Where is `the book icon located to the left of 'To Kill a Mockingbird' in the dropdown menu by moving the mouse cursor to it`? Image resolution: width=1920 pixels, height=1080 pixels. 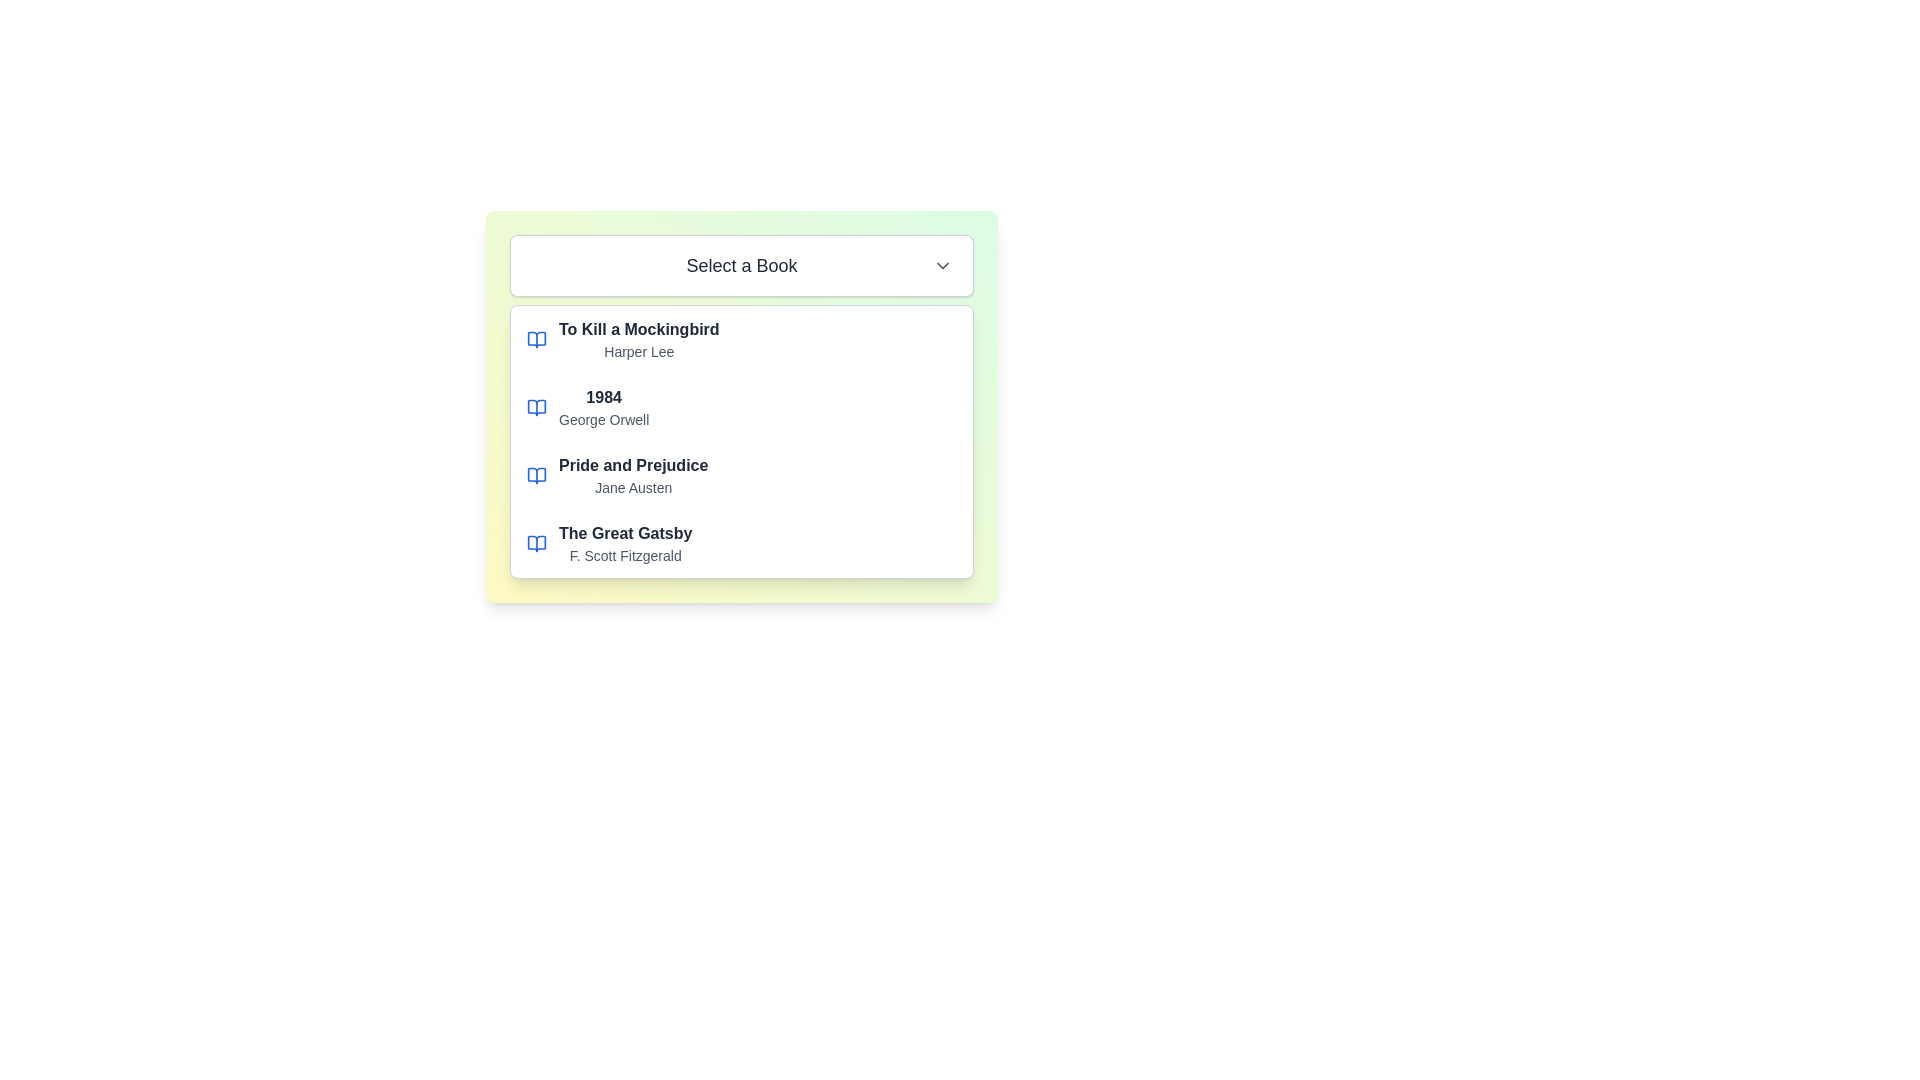 the book icon located to the left of 'To Kill a Mockingbird' in the dropdown menu by moving the mouse cursor to it is located at coordinates (537, 338).